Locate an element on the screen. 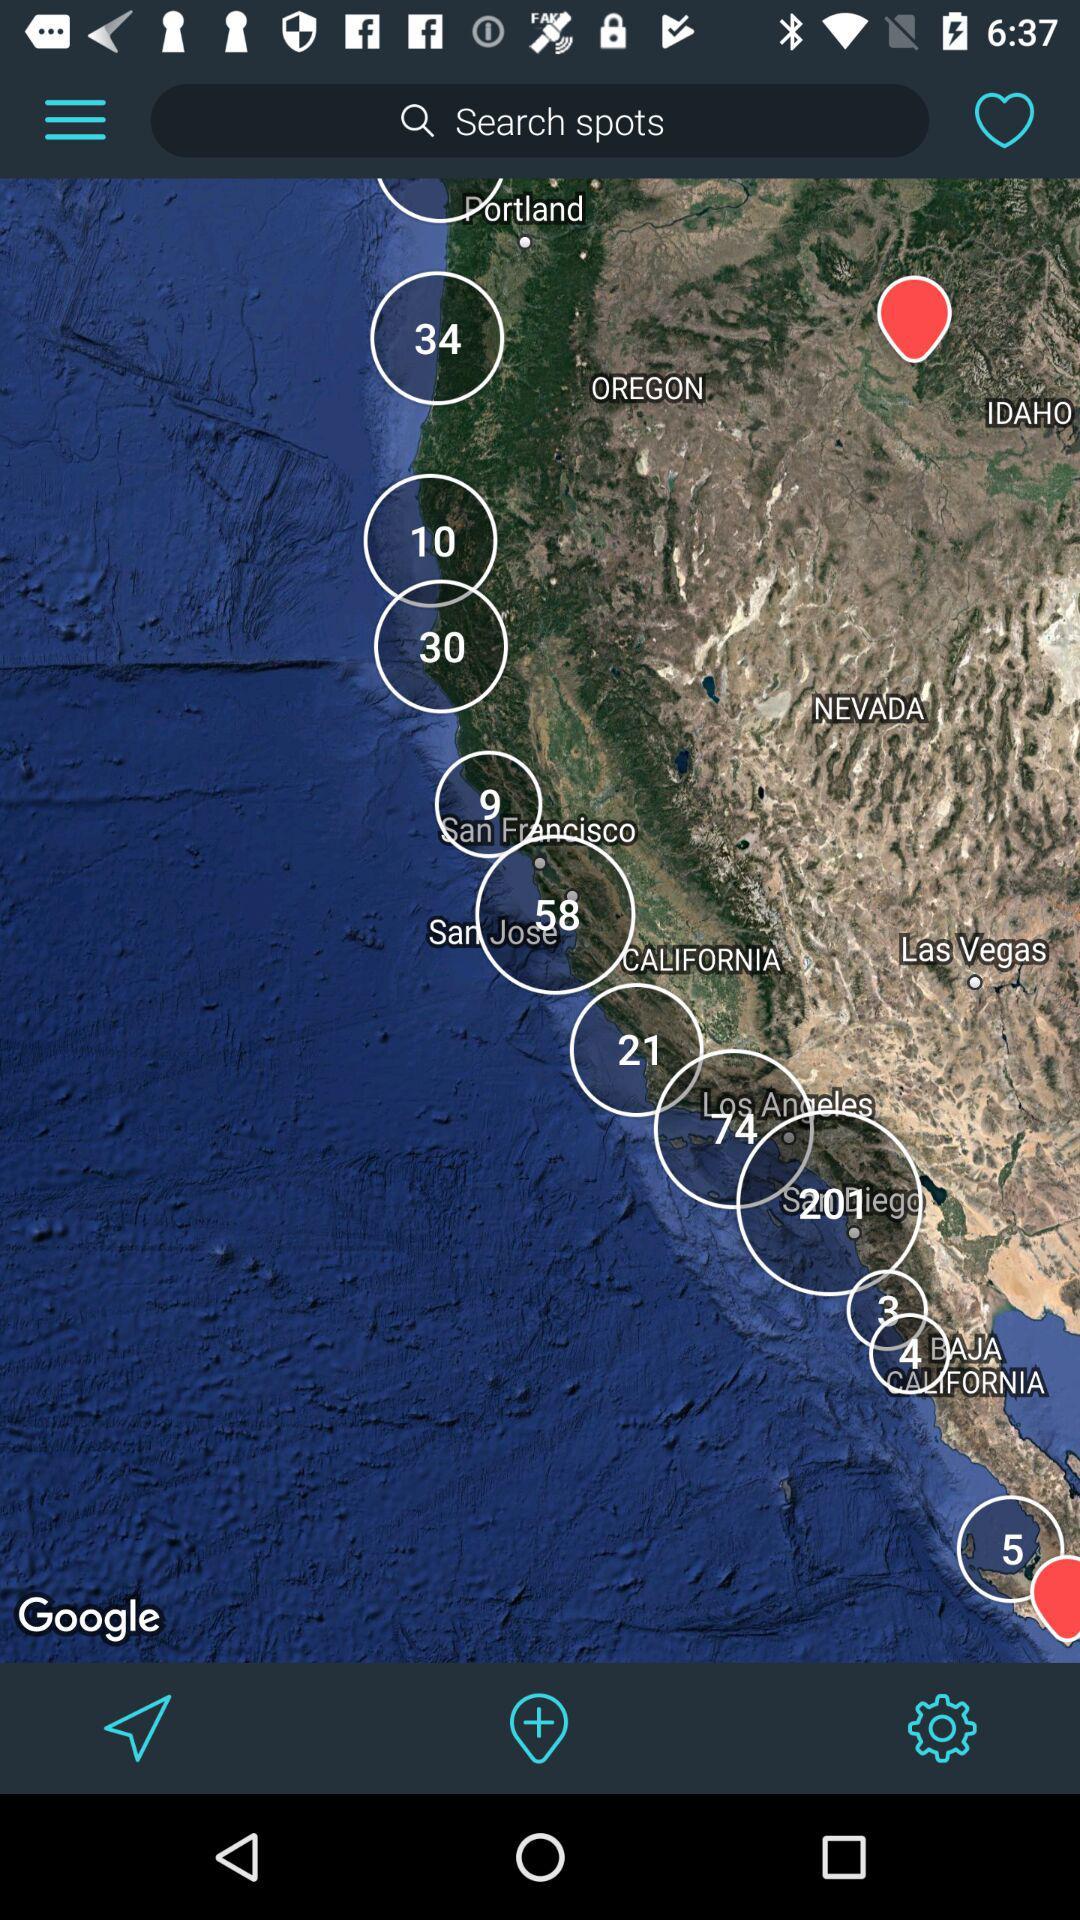  location is located at coordinates (538, 1727).